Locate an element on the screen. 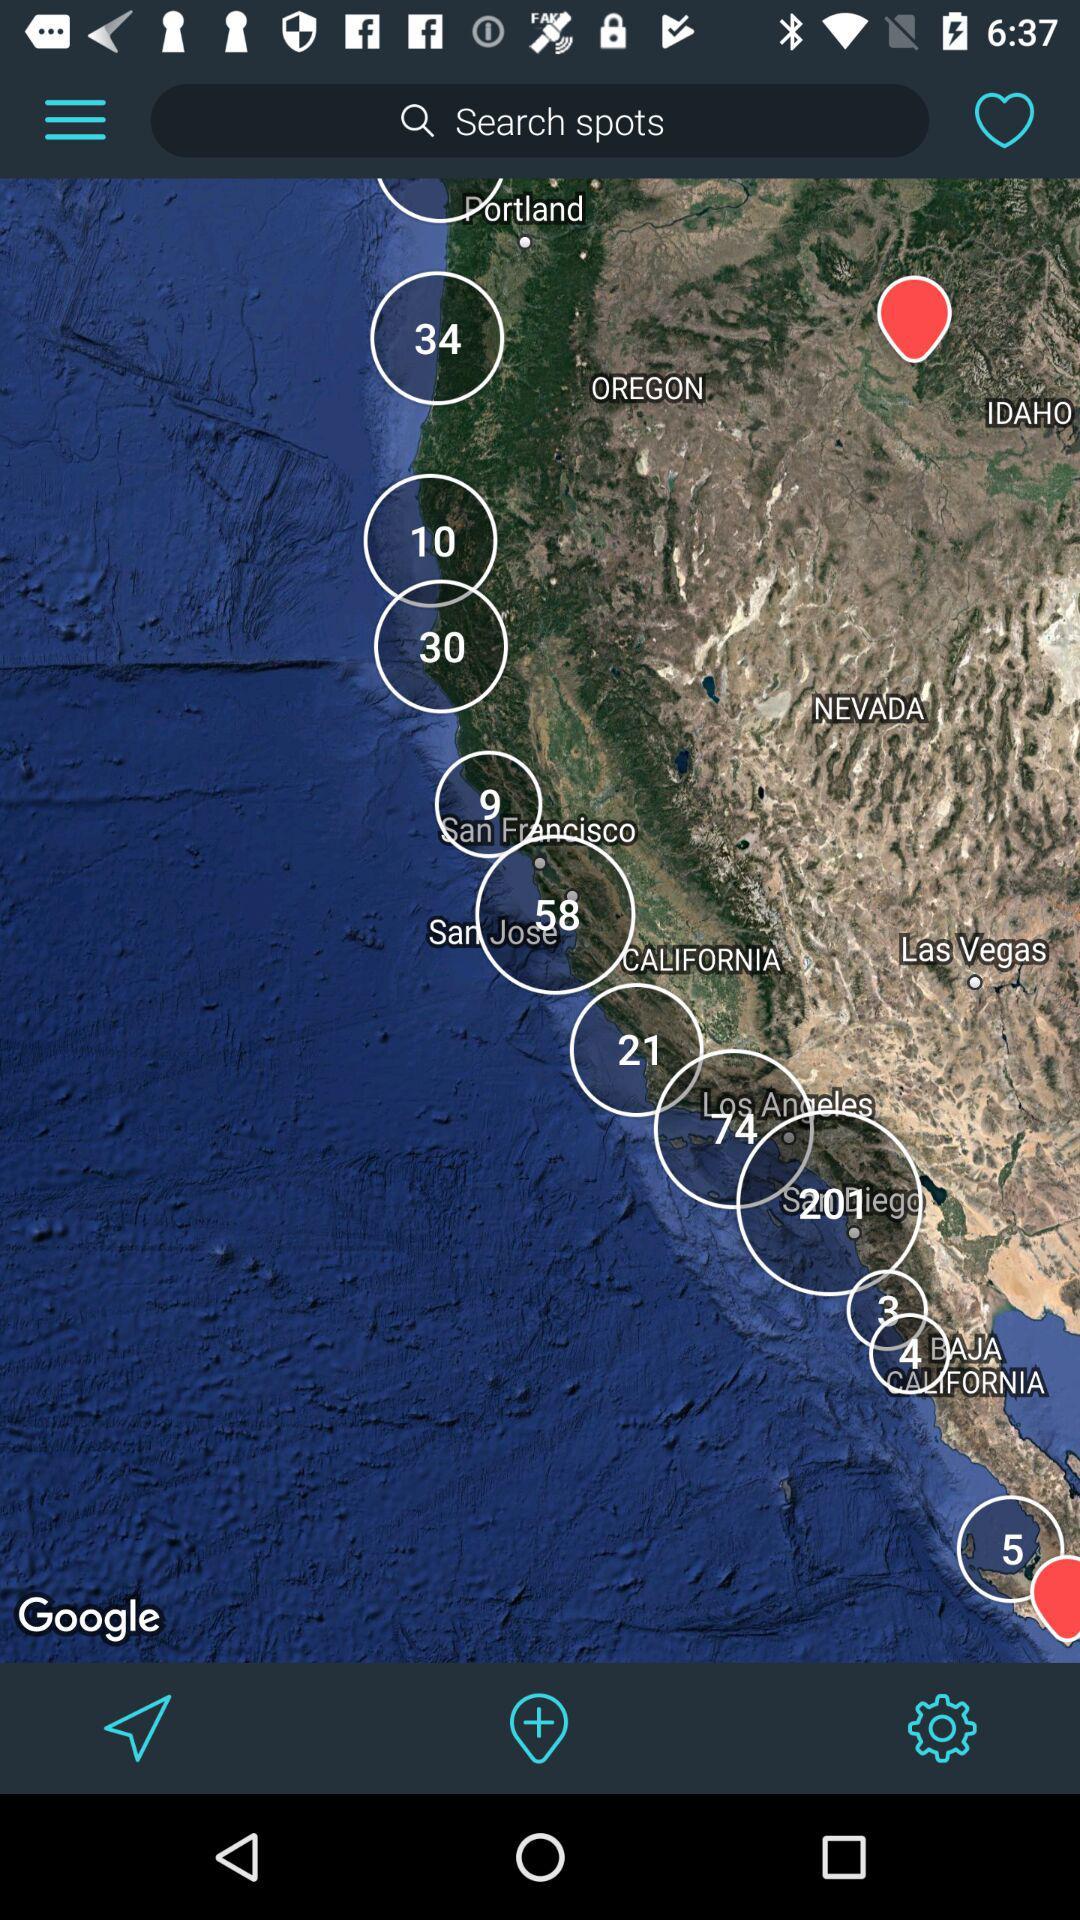  location is located at coordinates (538, 1727).